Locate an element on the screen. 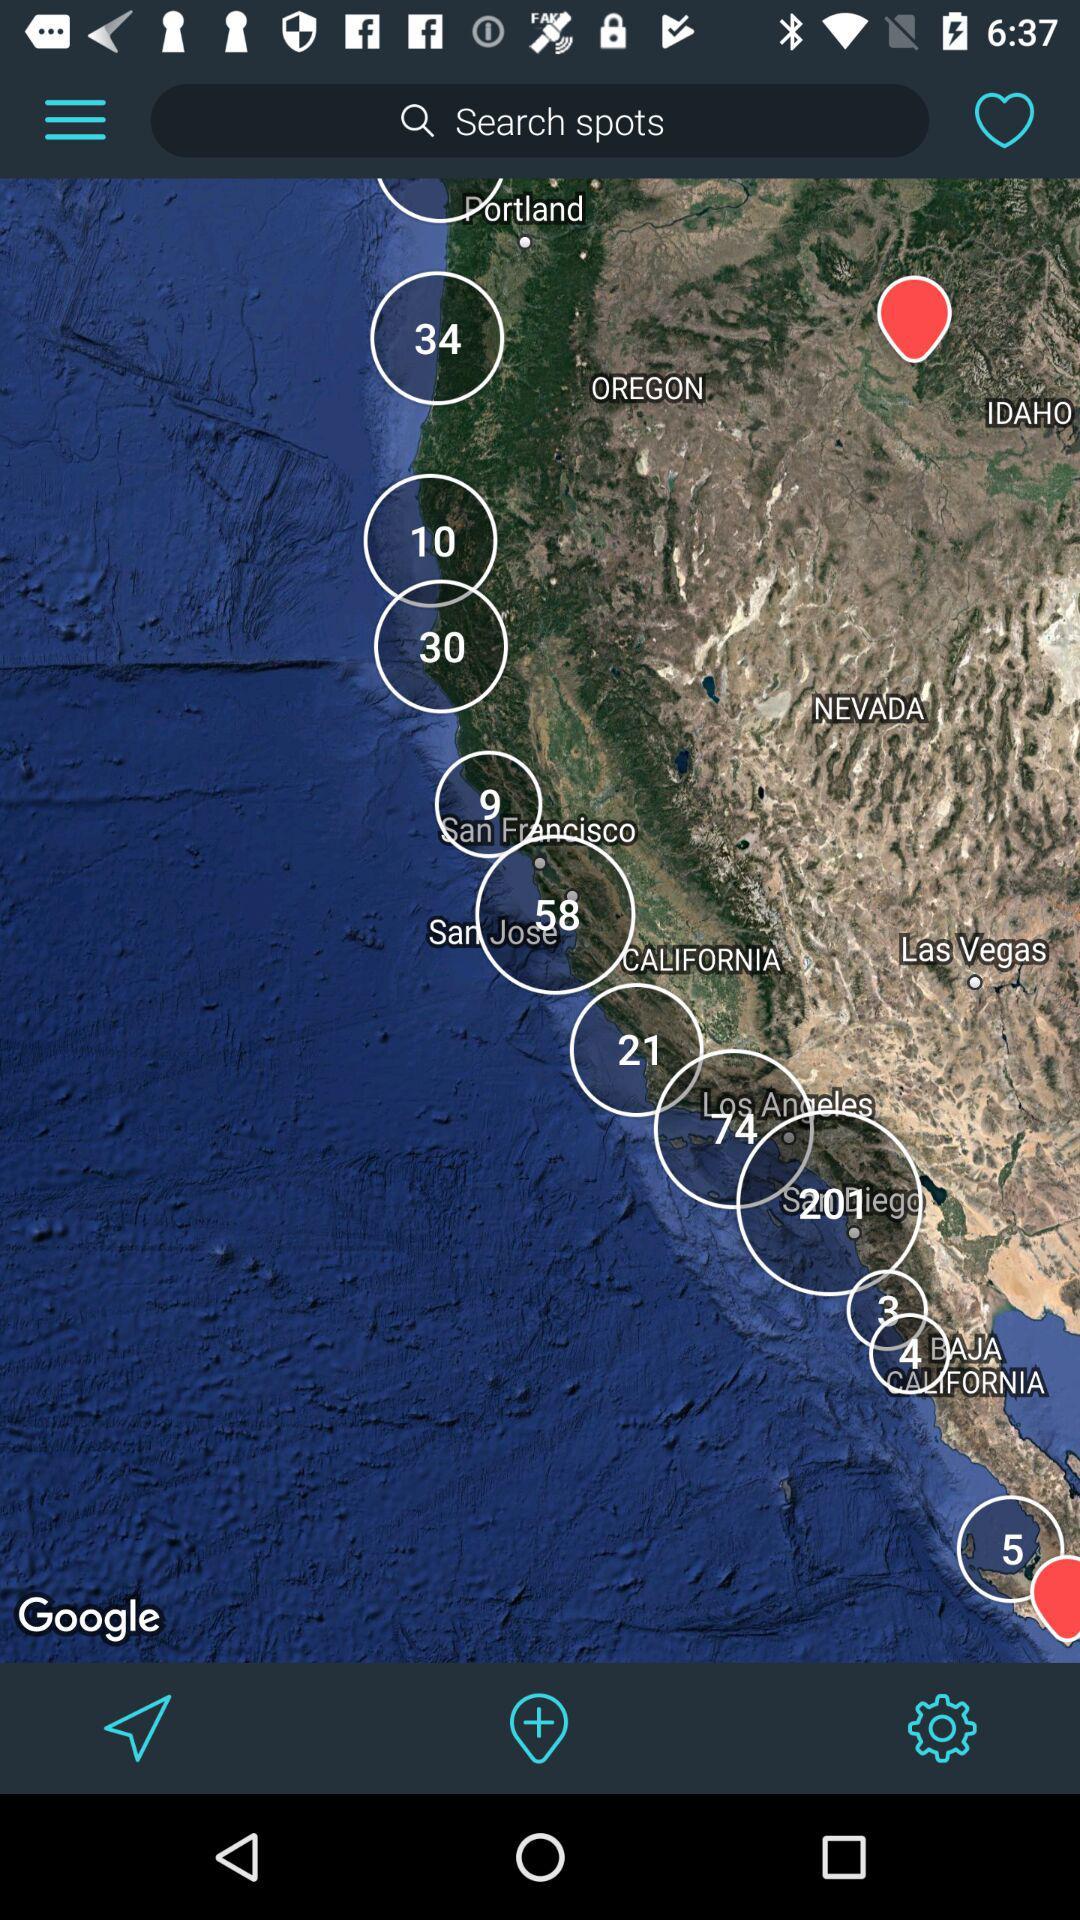  location is located at coordinates (538, 1727).